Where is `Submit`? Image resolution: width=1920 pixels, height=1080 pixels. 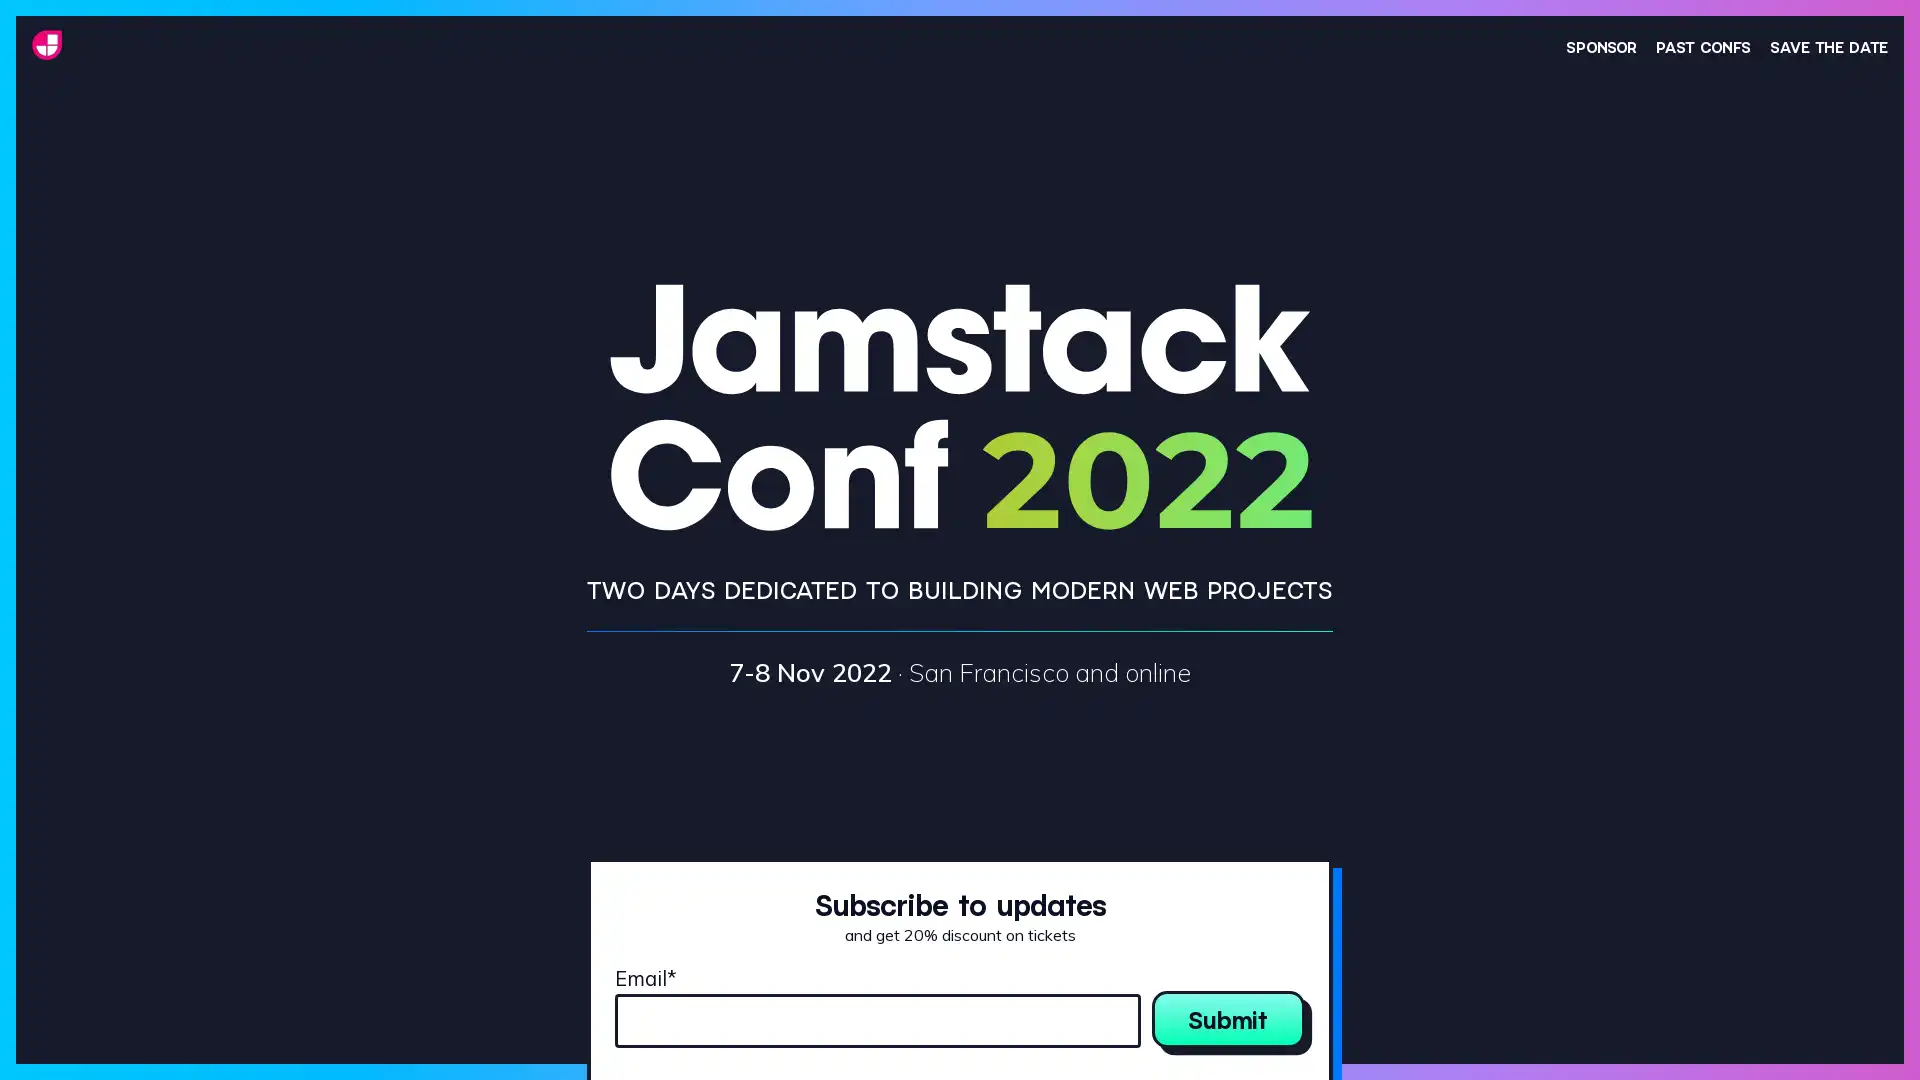
Submit is located at coordinates (1227, 1018).